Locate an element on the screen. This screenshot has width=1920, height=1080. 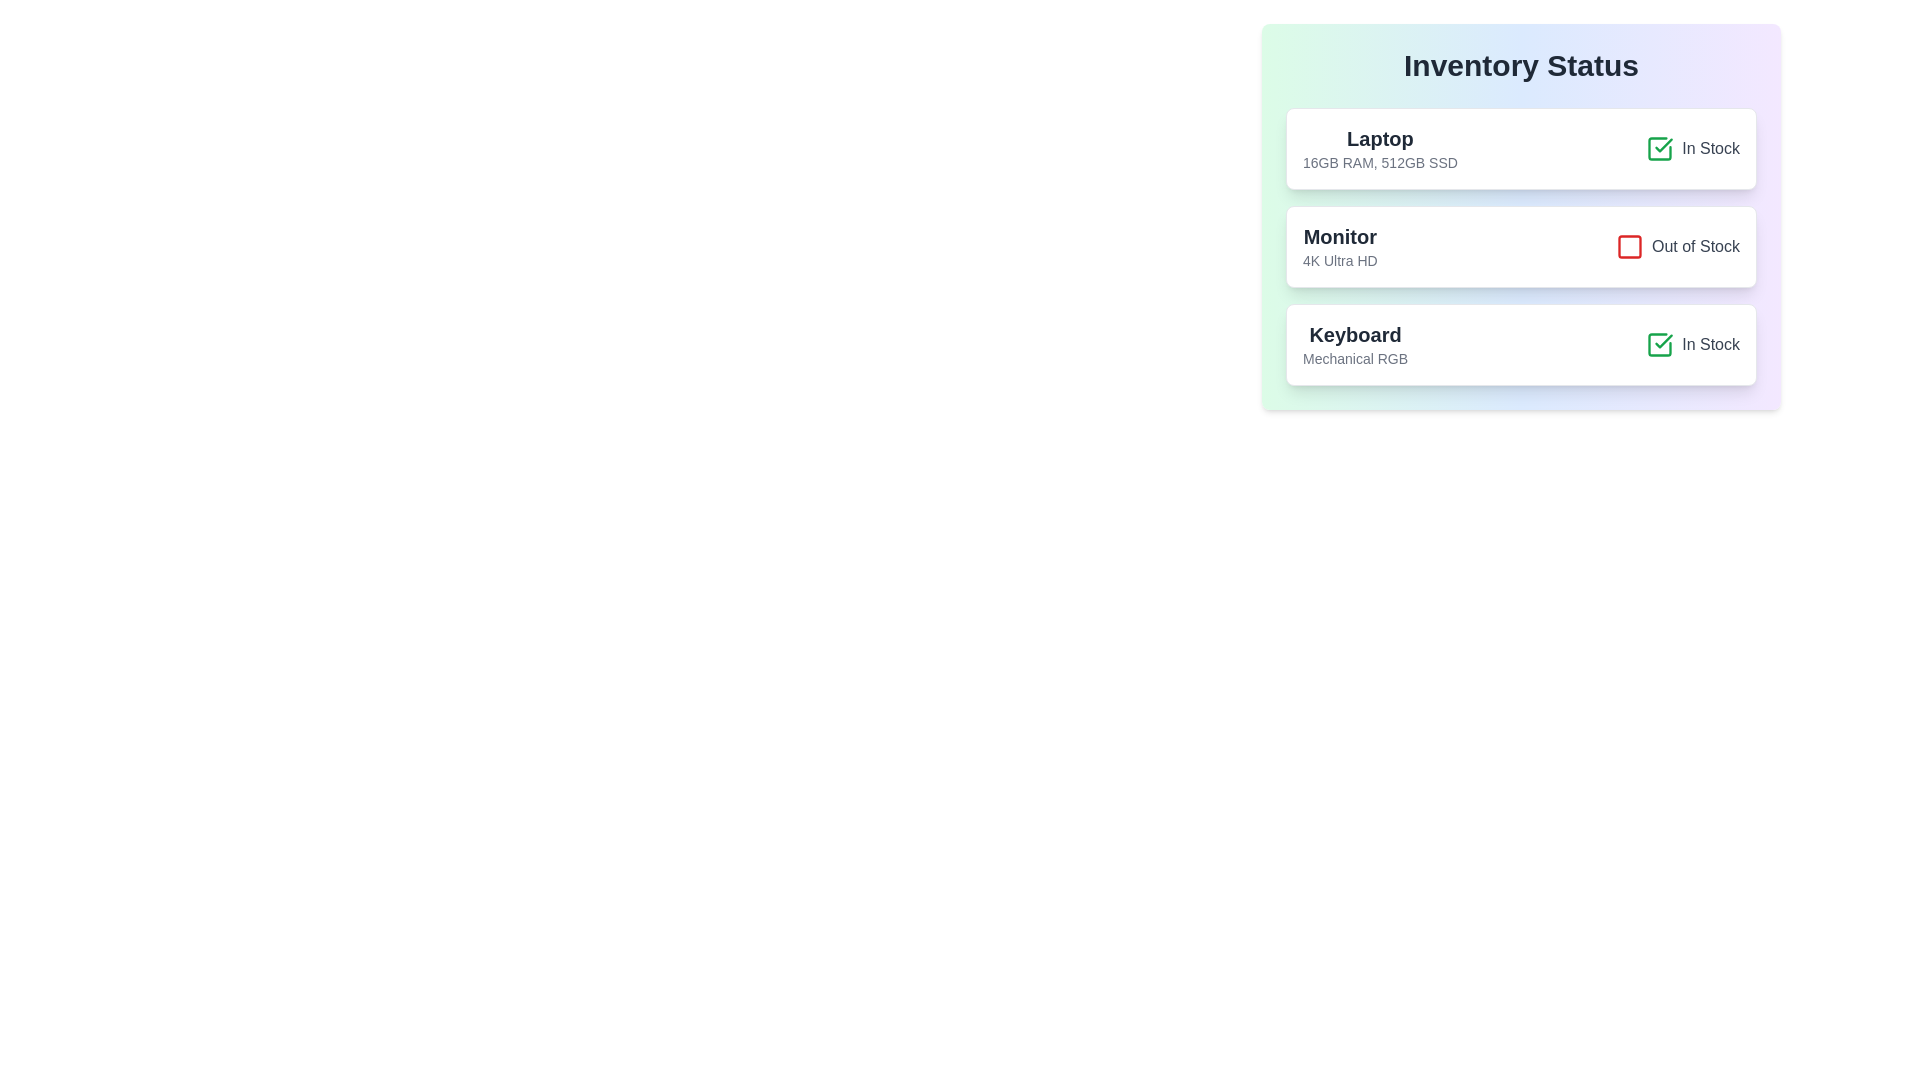
the product name and specification label located in the third section of the inventory list, situated between the 'Monitor' section and the 'In Stock' status message is located at coordinates (1355, 343).